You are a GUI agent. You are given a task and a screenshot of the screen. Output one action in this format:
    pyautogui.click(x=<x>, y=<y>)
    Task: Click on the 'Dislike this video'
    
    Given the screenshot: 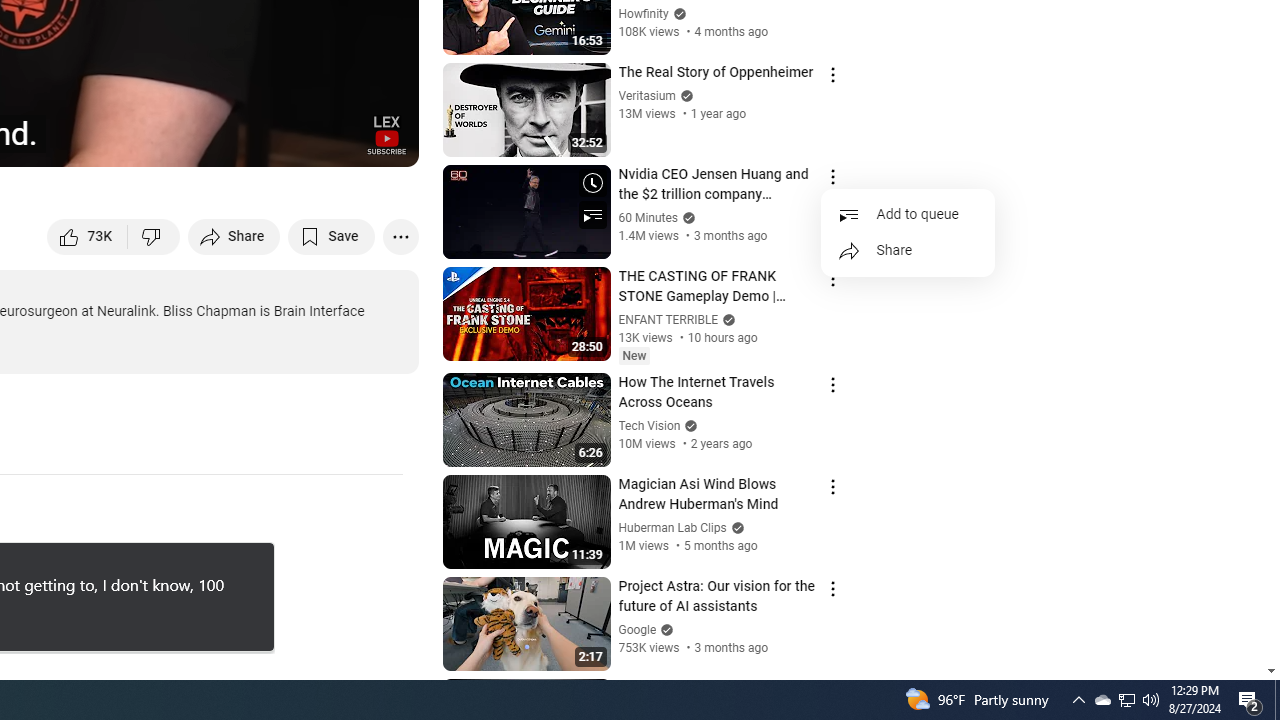 What is the action you would take?
    pyautogui.click(x=153, y=235)
    